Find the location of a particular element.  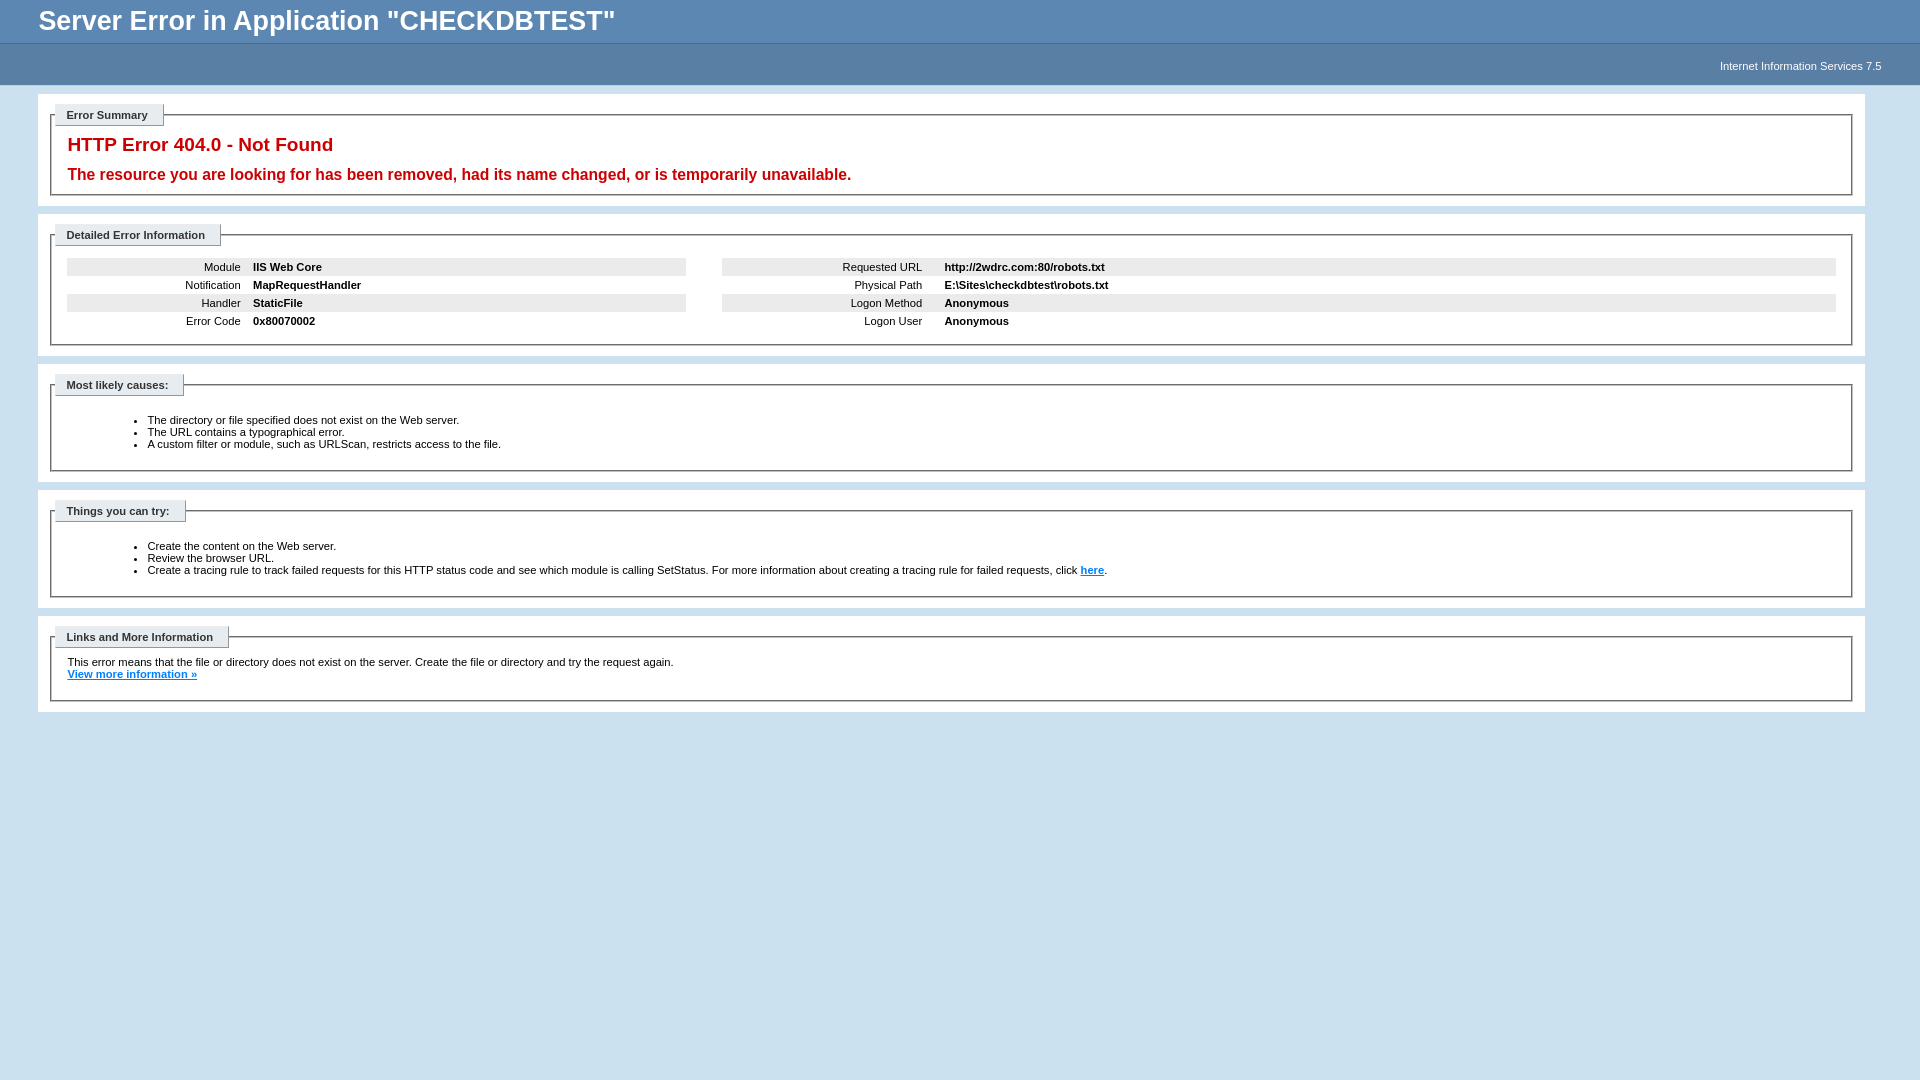

'here' is located at coordinates (1092, 570).